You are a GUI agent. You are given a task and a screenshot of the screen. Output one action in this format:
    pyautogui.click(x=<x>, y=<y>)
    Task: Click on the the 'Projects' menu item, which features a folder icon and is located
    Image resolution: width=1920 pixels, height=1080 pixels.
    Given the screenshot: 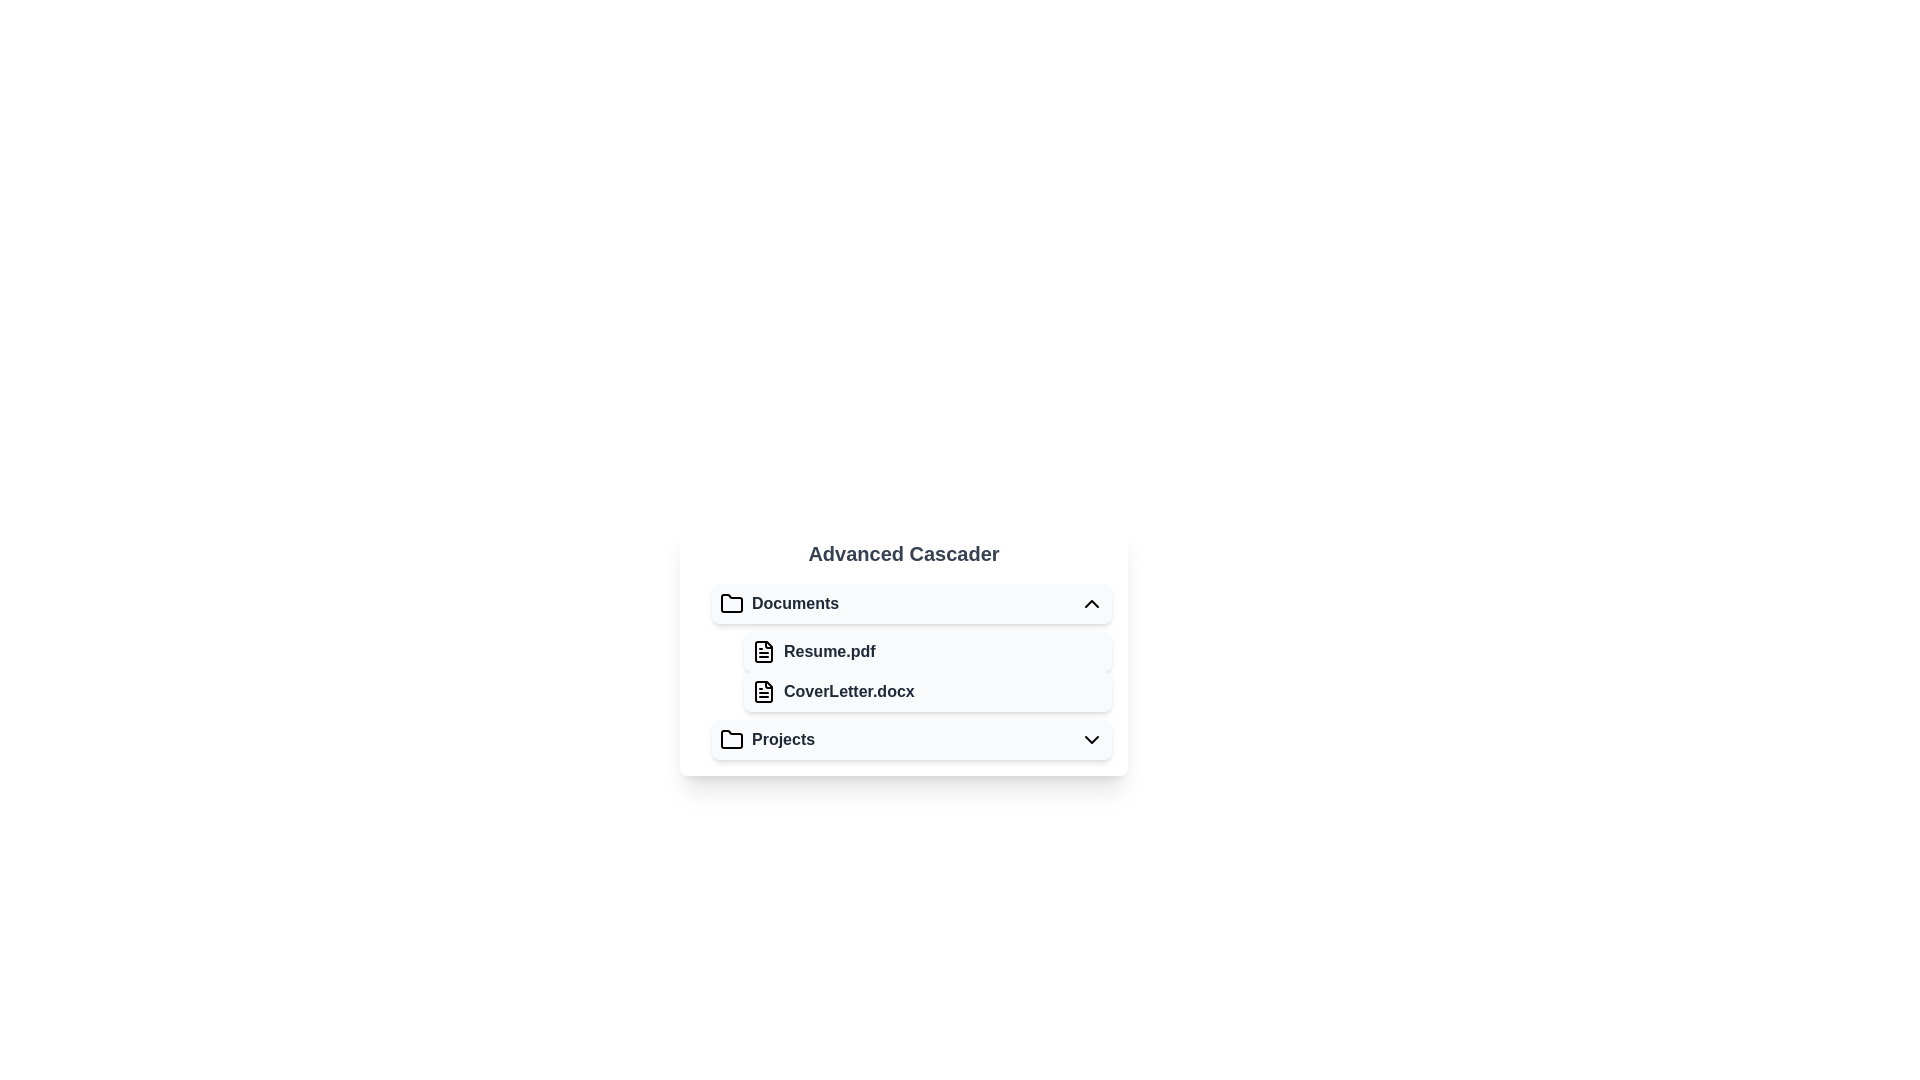 What is the action you would take?
    pyautogui.click(x=766, y=740)
    